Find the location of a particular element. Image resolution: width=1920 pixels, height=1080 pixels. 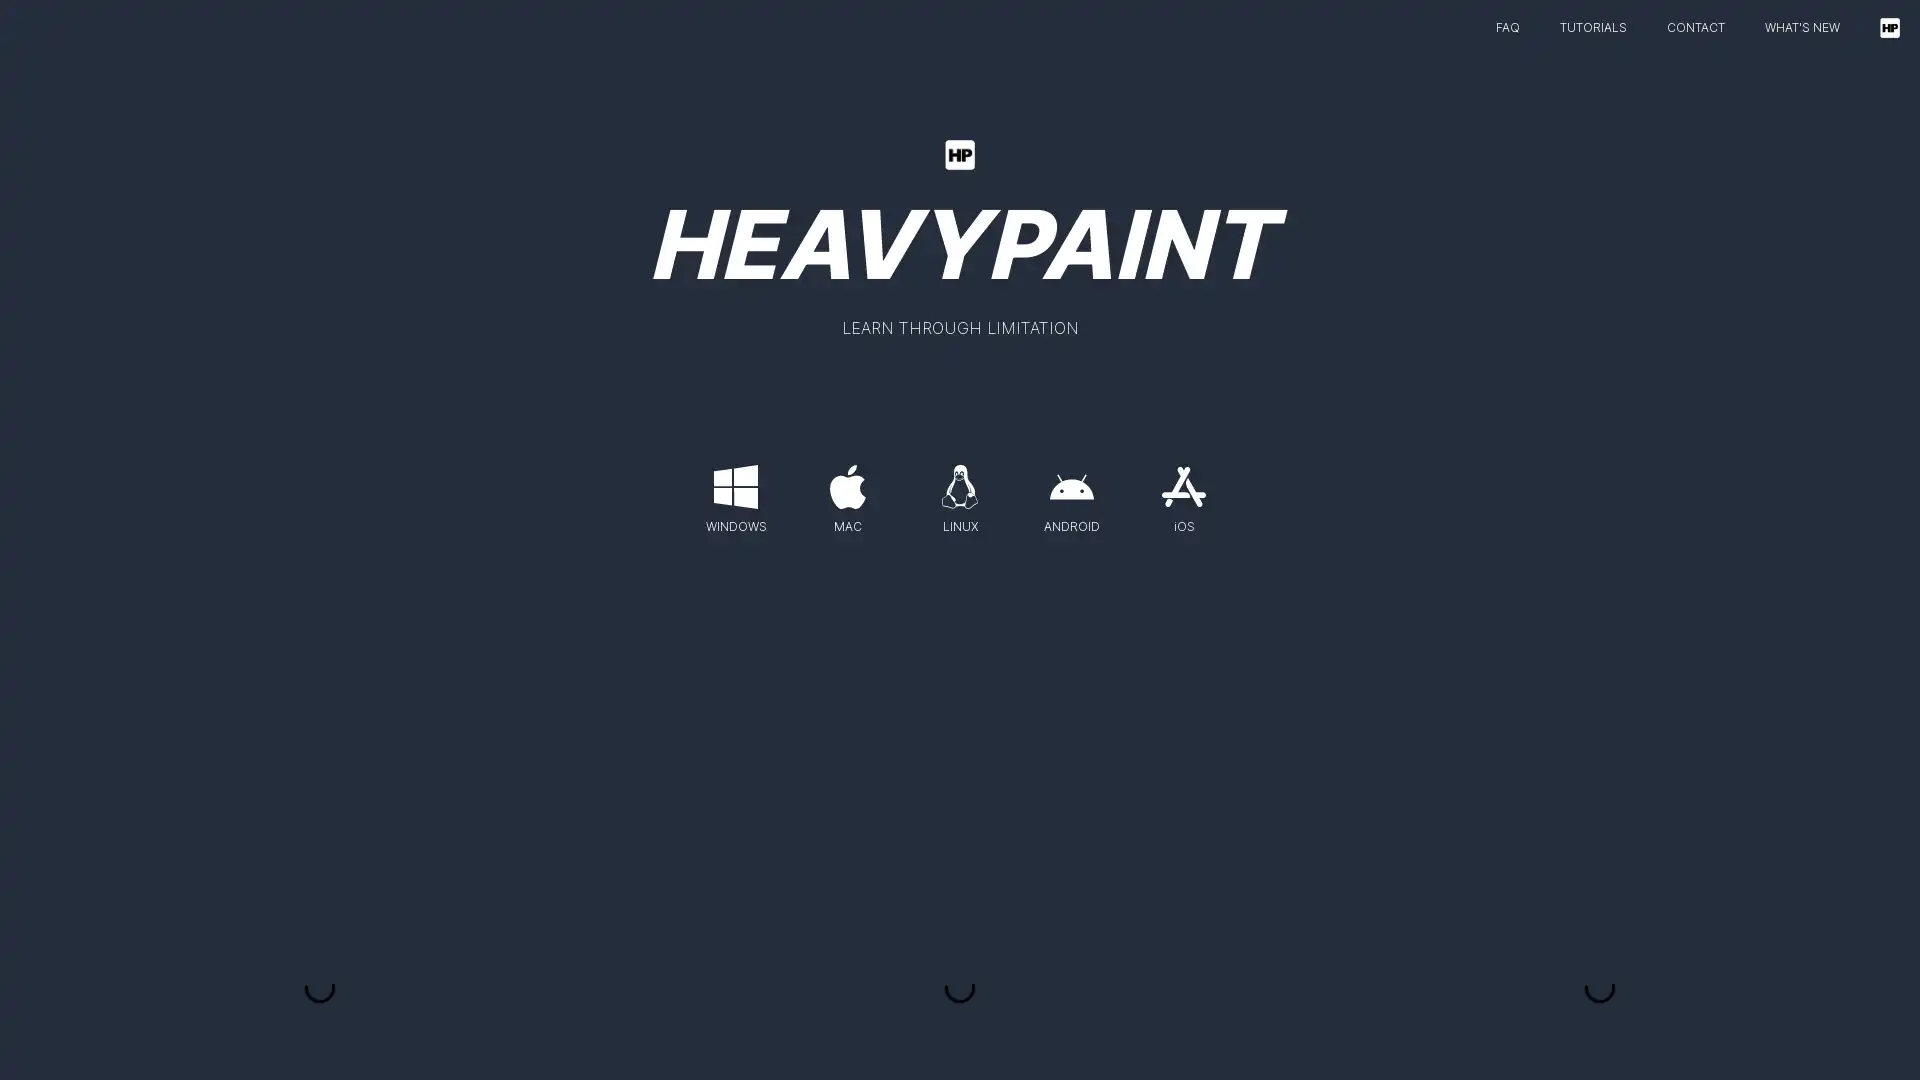

iOS is located at coordinates (1184, 493).